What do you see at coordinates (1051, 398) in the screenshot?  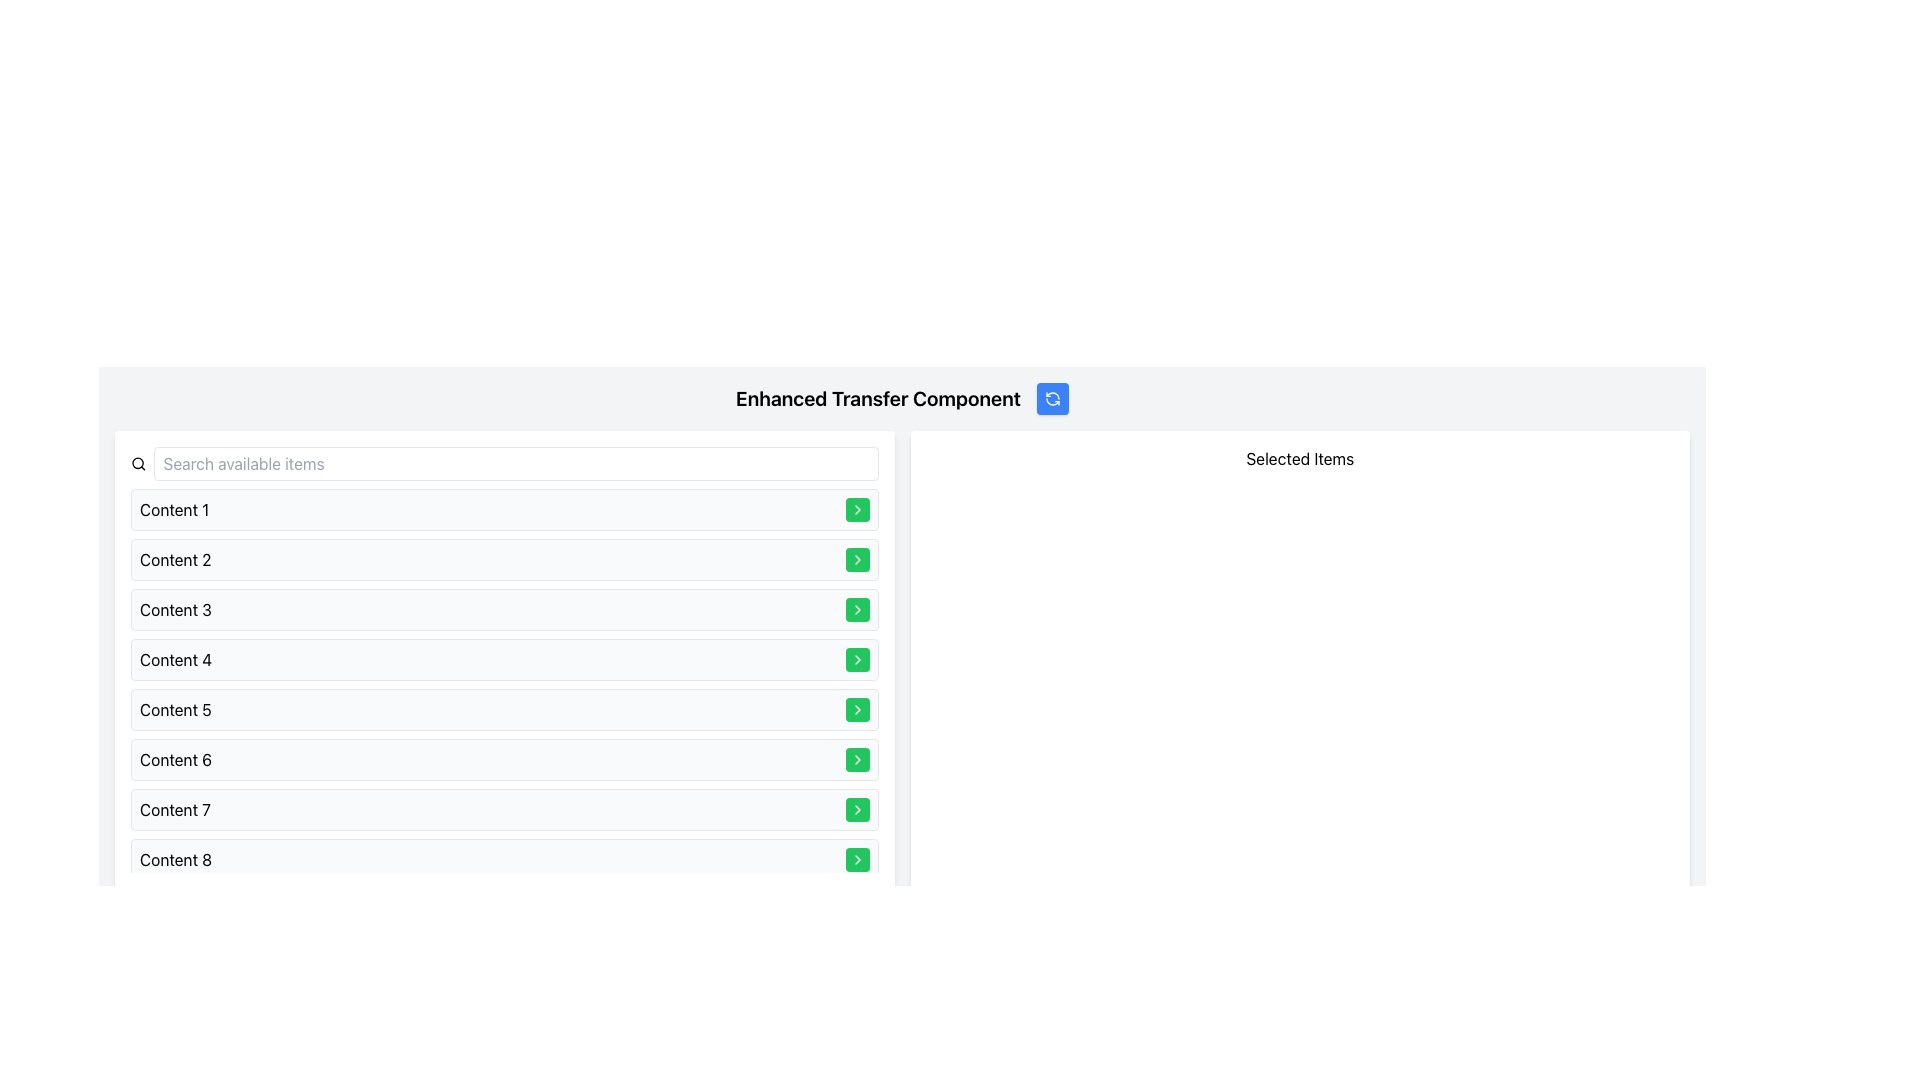 I see `the refresh icon with a blue background located at the top-center of the interface next to 'Enhanced Transfer Component'` at bounding box center [1051, 398].